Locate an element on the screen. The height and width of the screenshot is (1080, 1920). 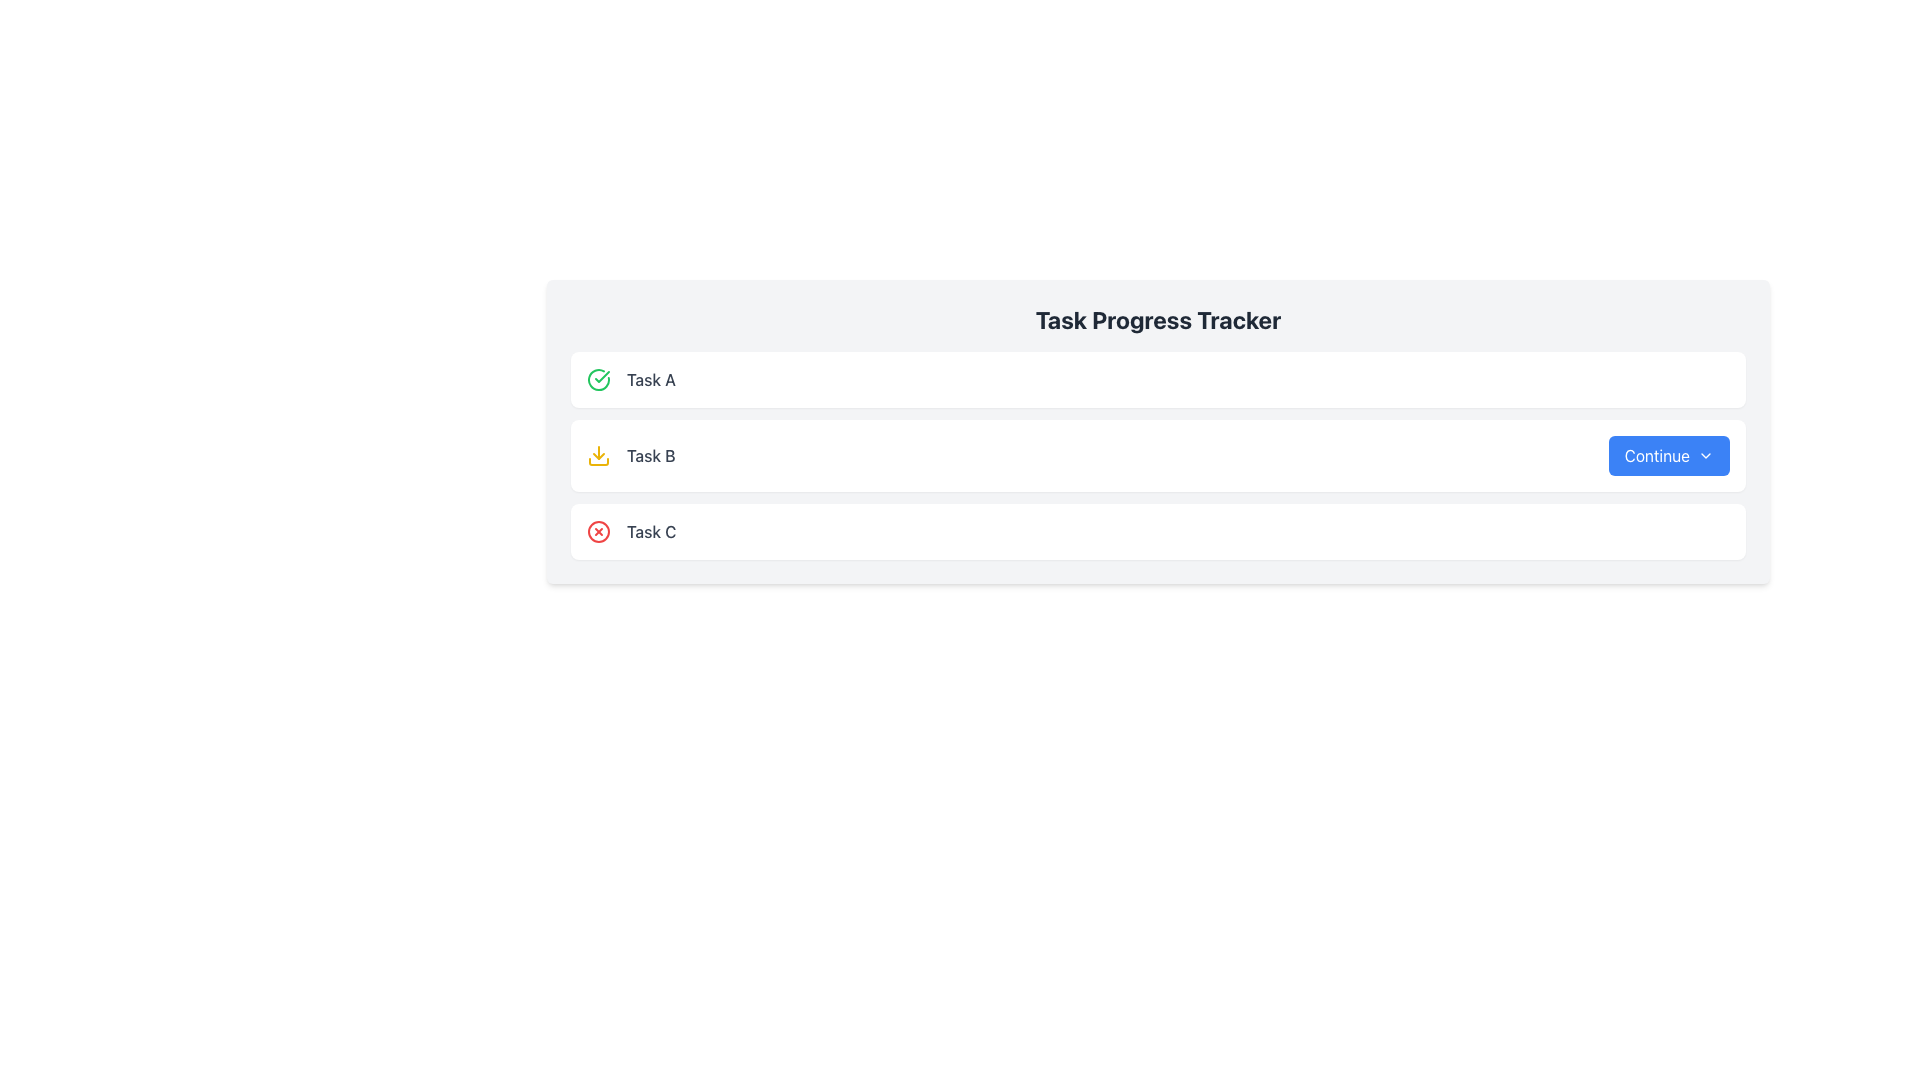
the 'Task B' label, which is styled in gray and positioned to the right of a download icon in the second row of the layout is located at coordinates (651, 455).